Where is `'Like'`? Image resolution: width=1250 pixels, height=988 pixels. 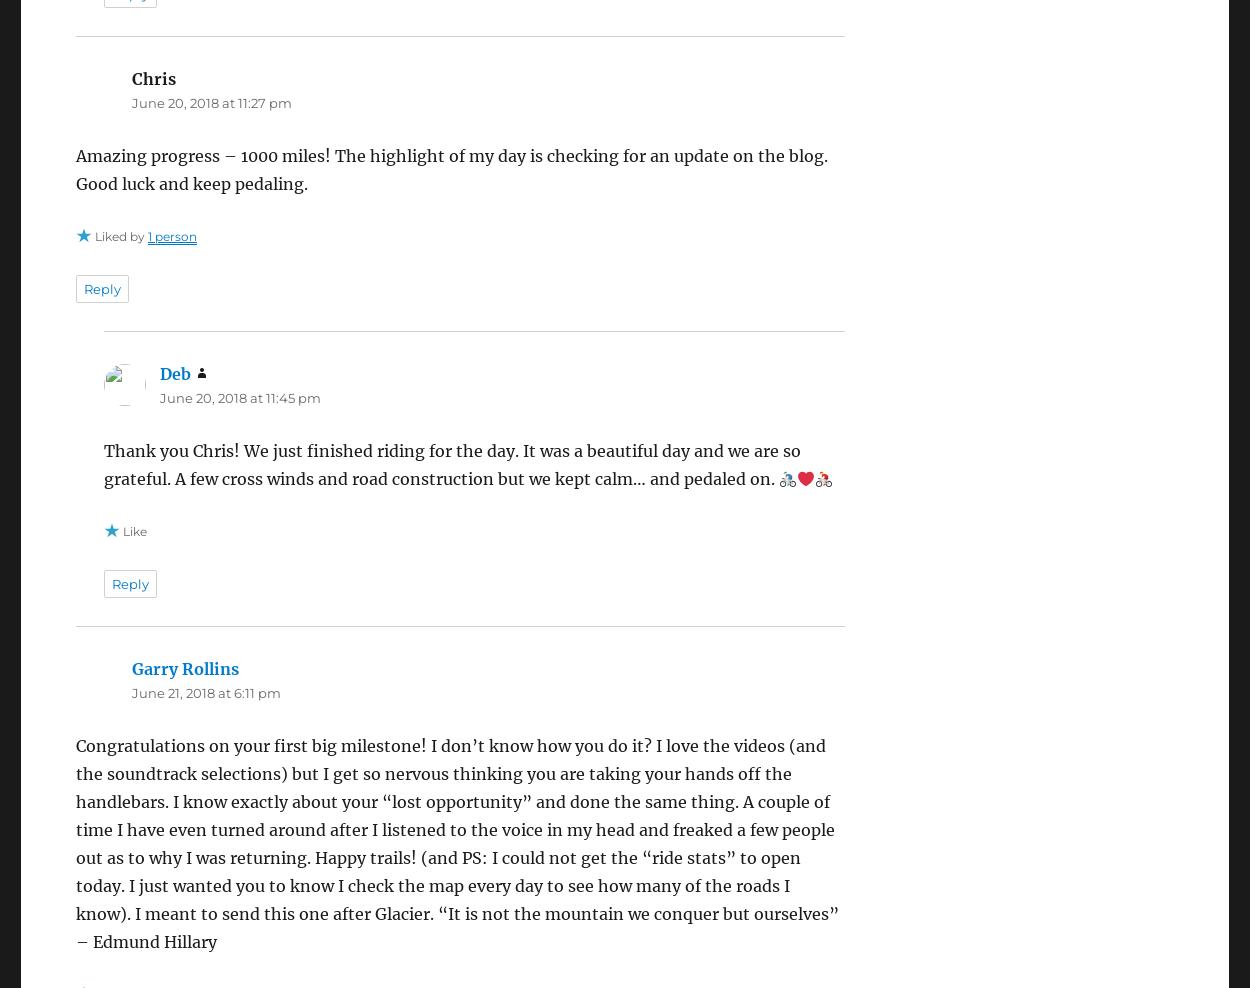 'Like' is located at coordinates (134, 529).